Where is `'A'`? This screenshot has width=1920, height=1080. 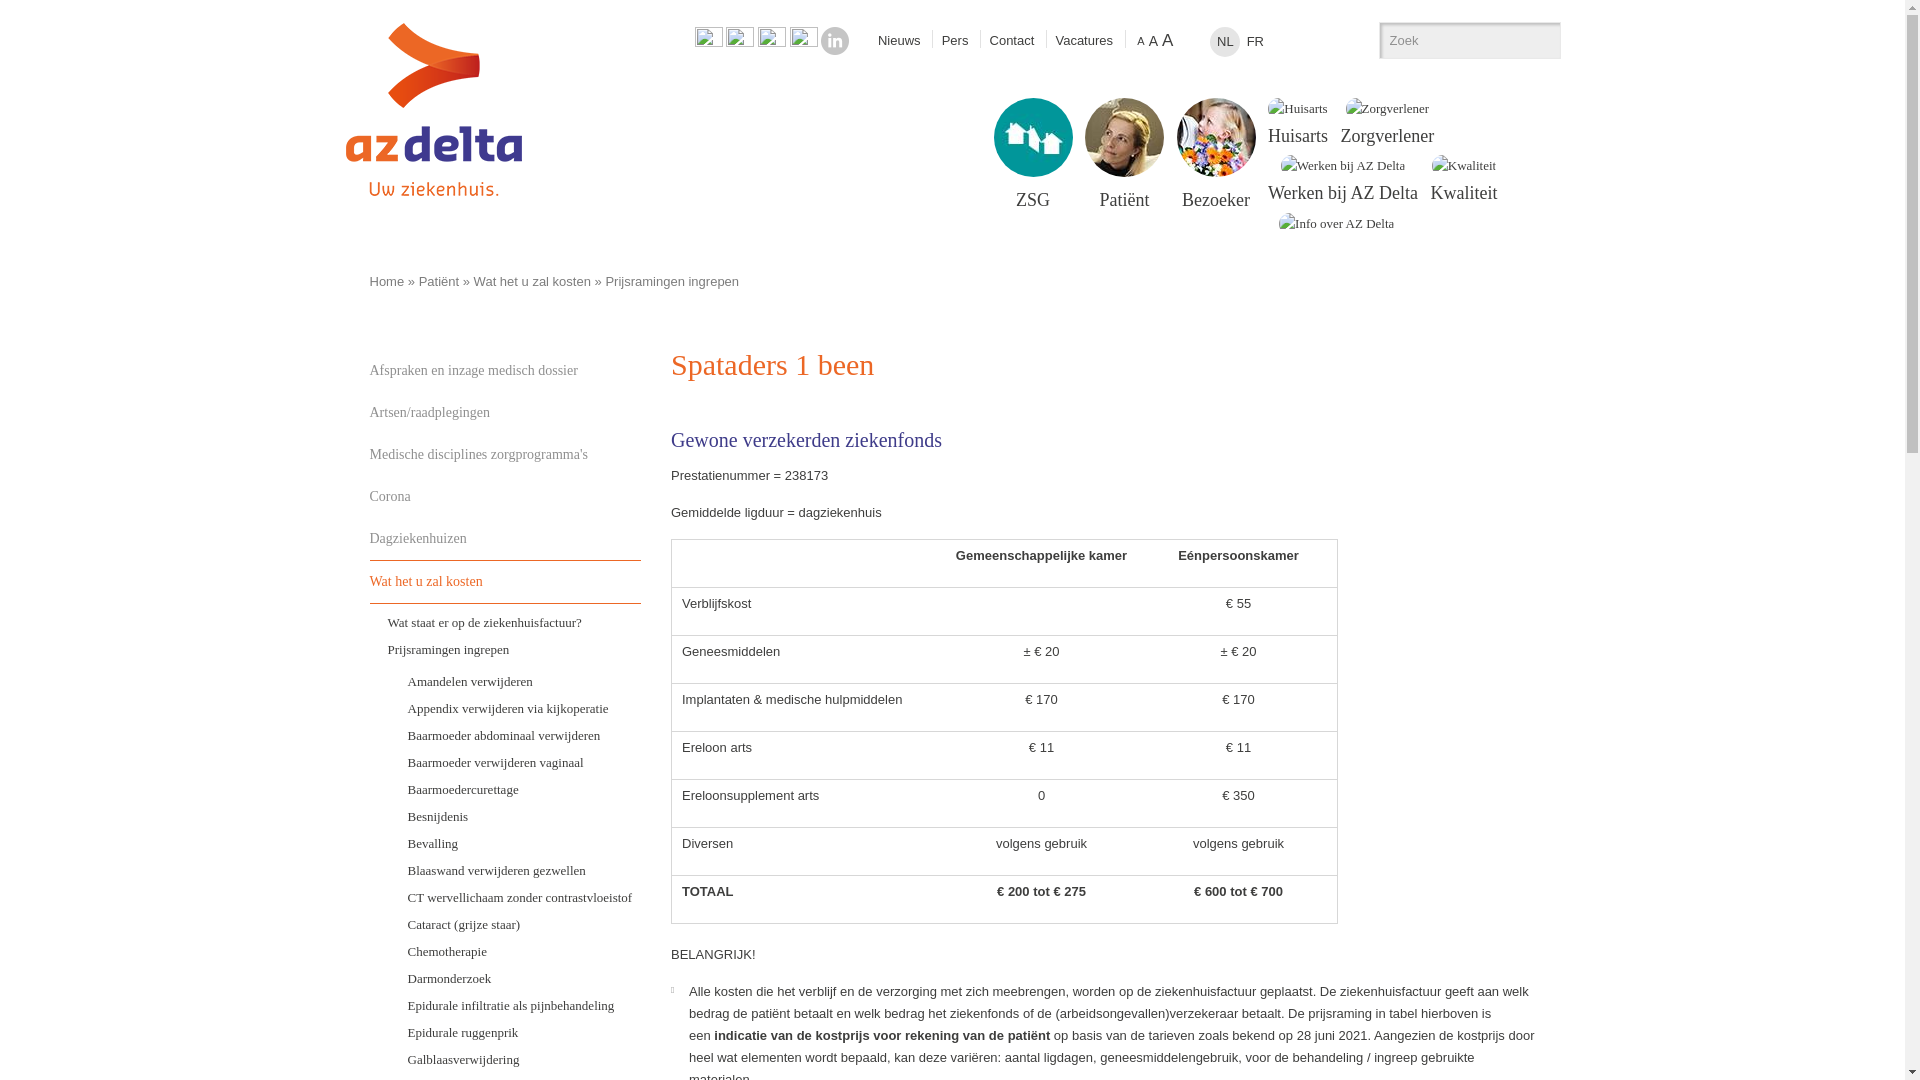
'A' is located at coordinates (1153, 41).